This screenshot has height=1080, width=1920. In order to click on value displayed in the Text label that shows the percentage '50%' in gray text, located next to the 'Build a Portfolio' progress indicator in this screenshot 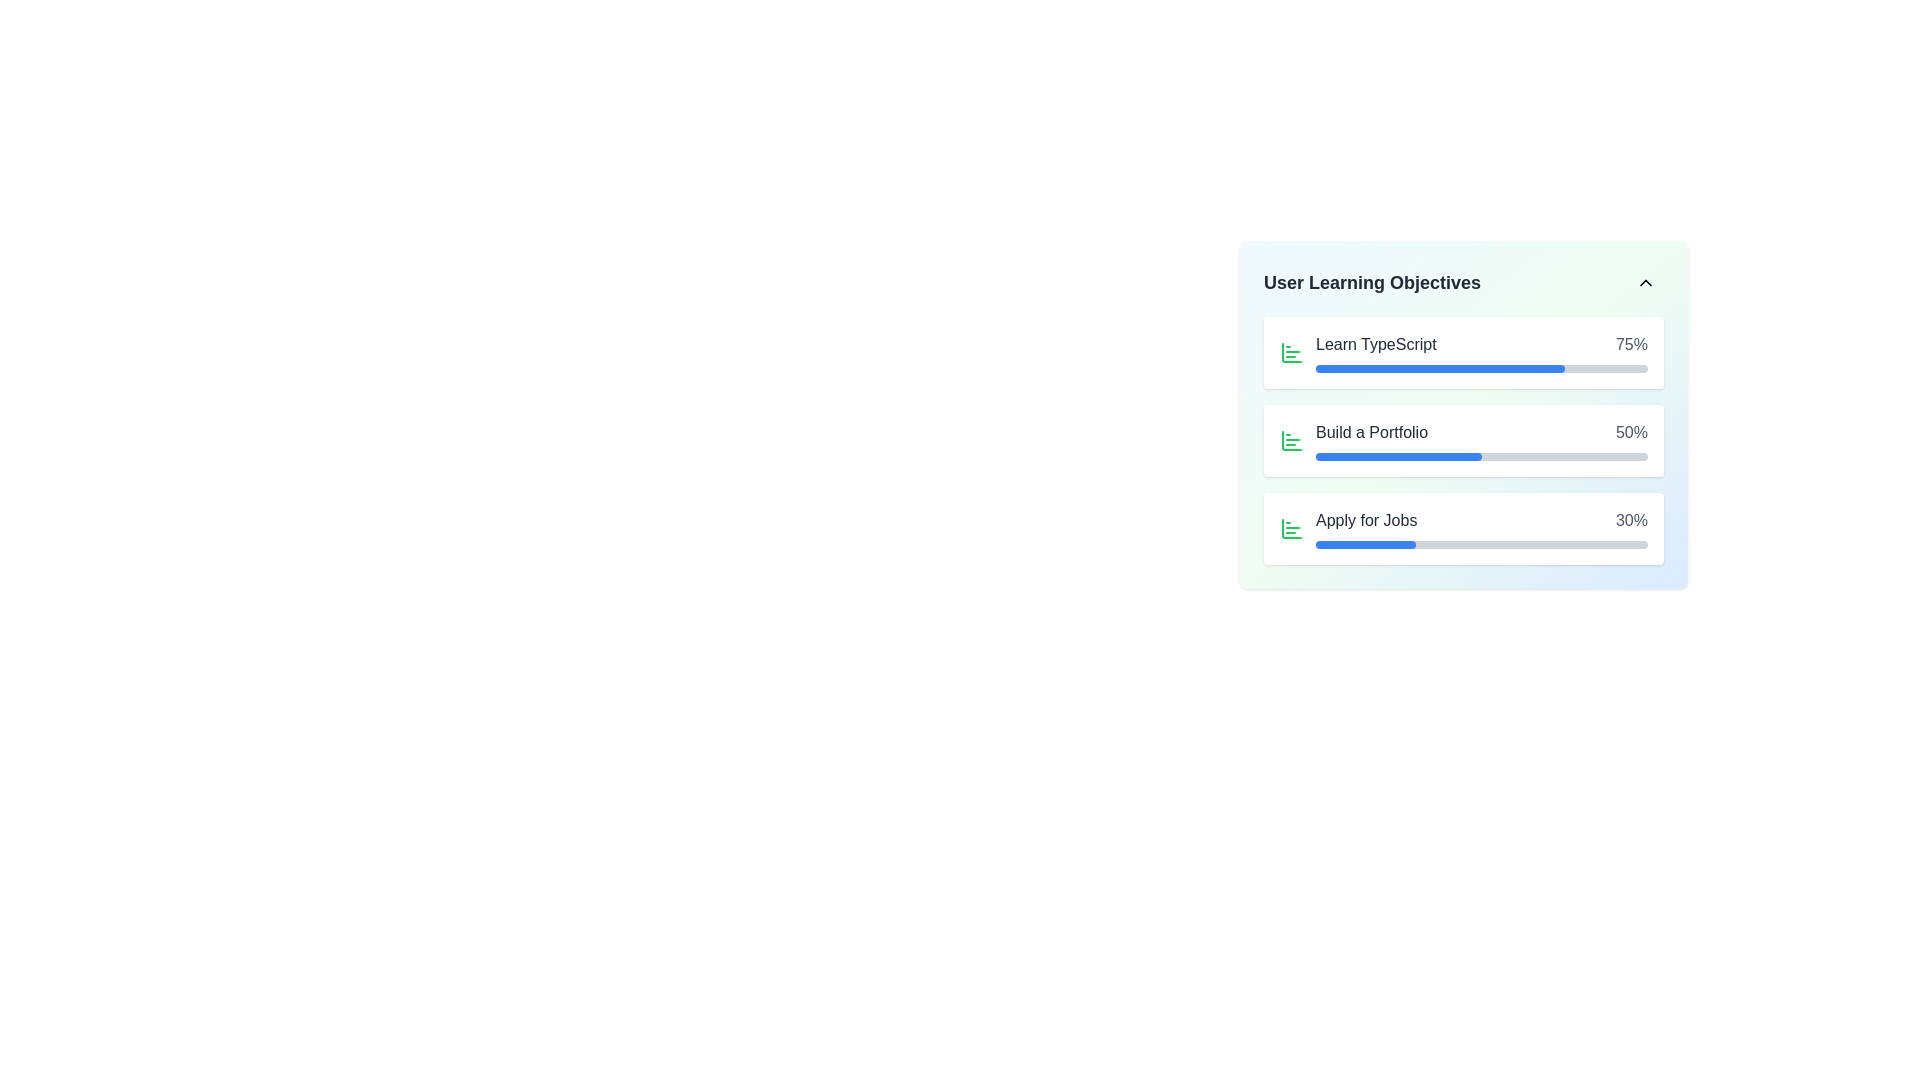, I will do `click(1632, 431)`.